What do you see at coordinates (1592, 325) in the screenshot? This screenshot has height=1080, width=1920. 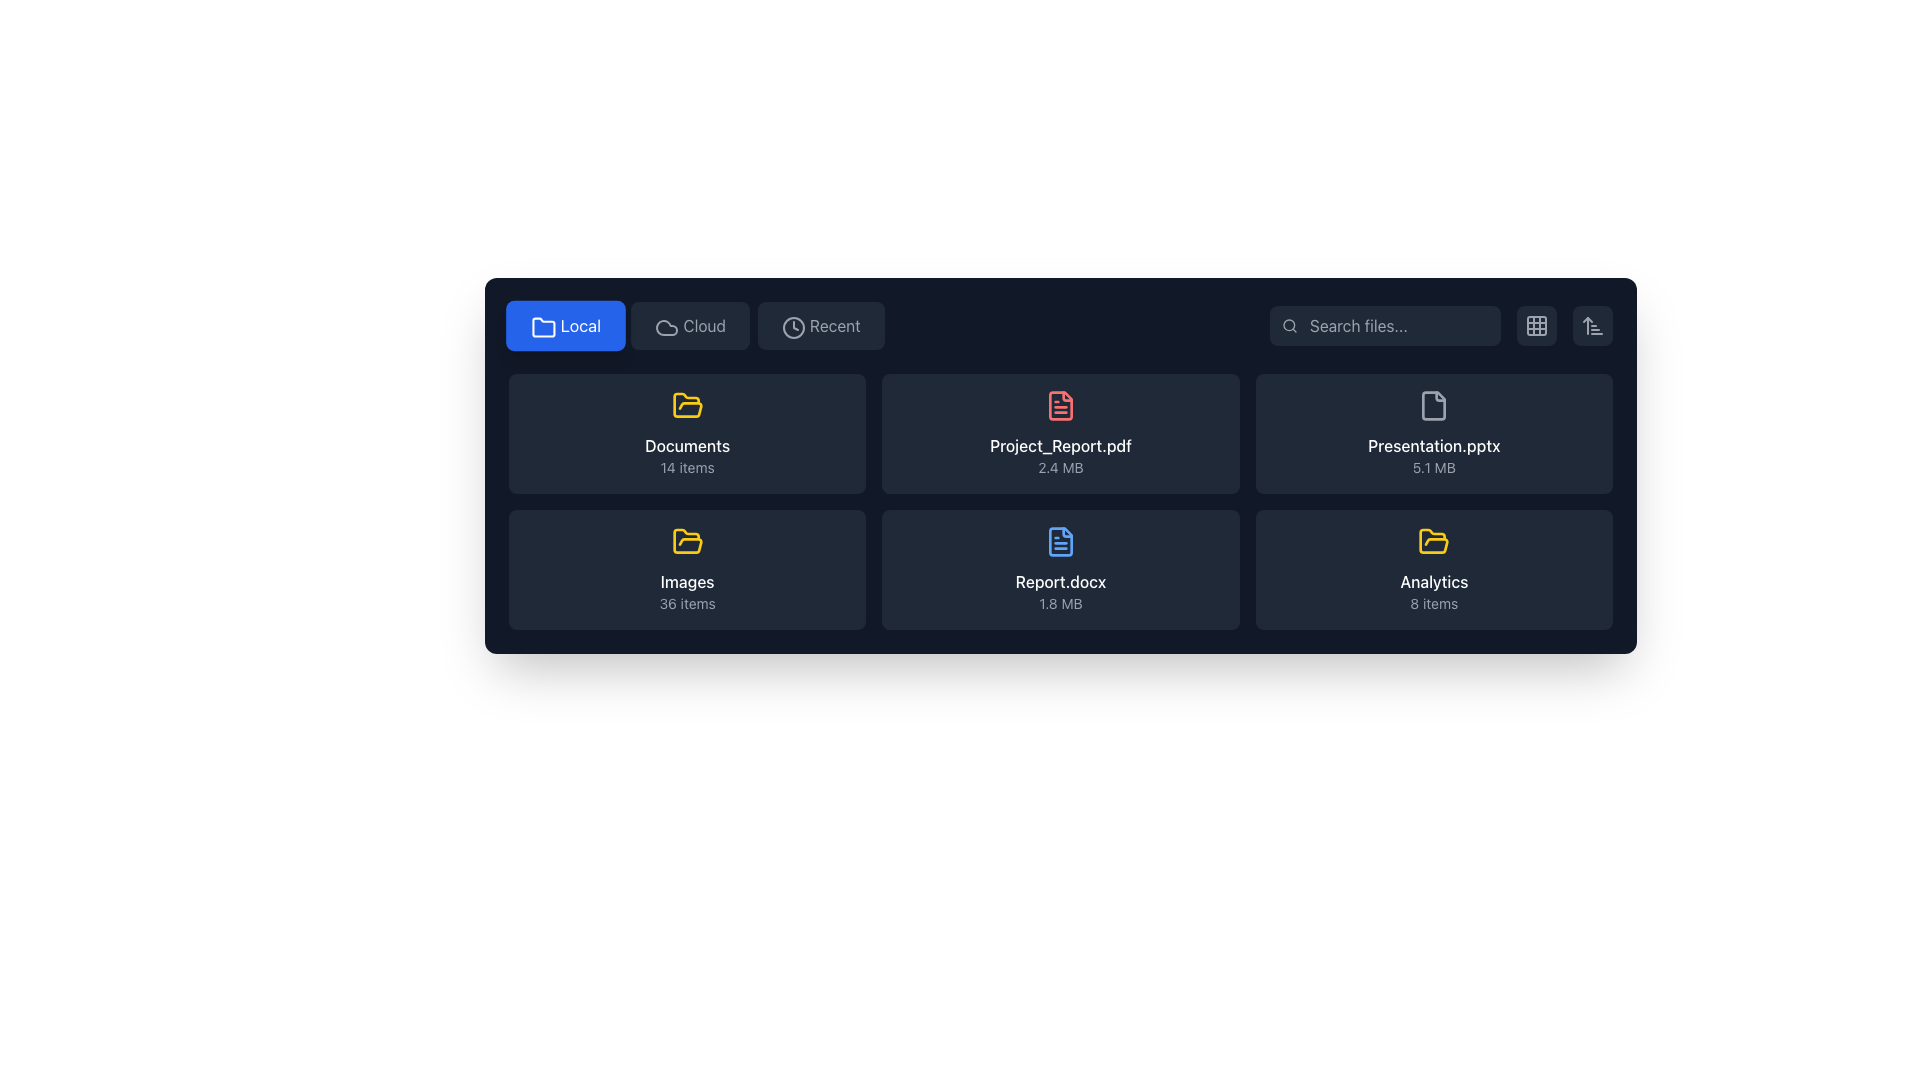 I see `the sorting button with a narrow-to-wide arrow icon located at the far right of the header row to sort items in ascending order` at bounding box center [1592, 325].